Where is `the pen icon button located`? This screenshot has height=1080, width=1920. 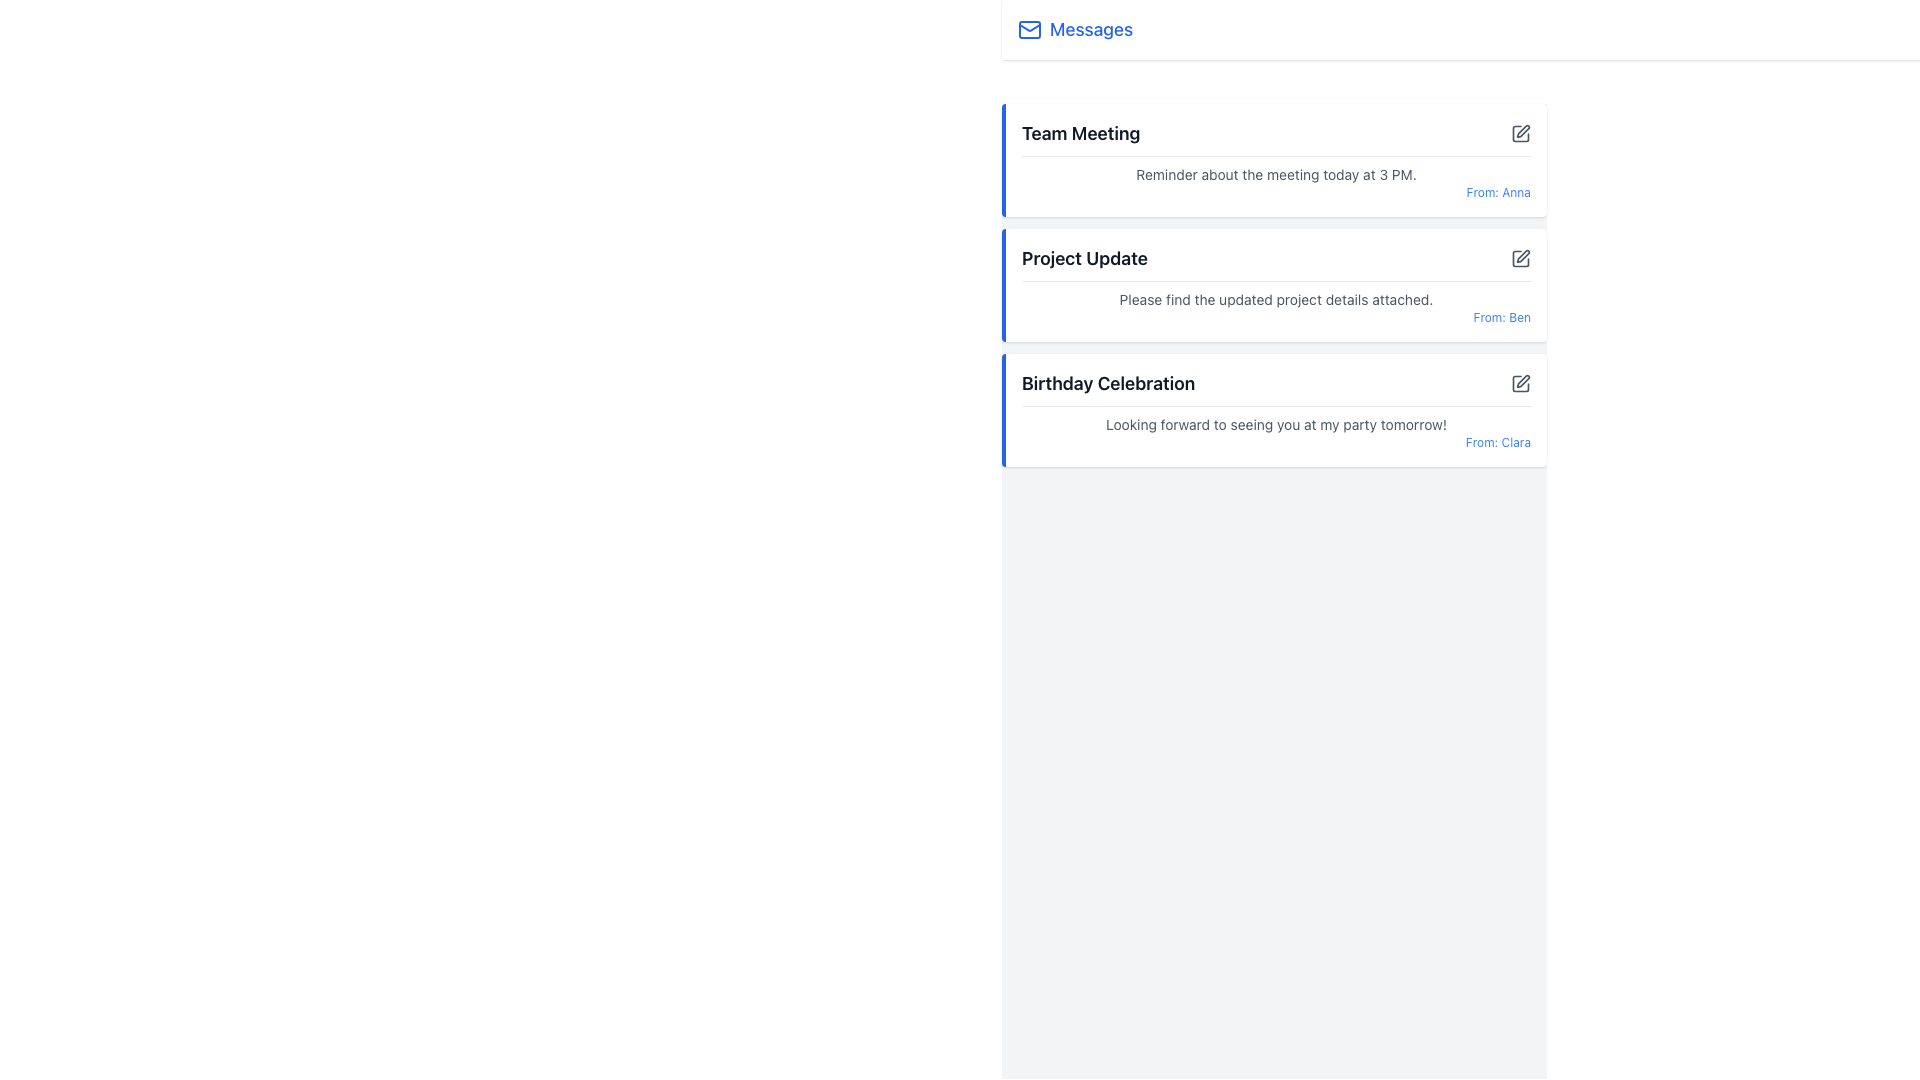 the pen icon button located is located at coordinates (1520, 384).